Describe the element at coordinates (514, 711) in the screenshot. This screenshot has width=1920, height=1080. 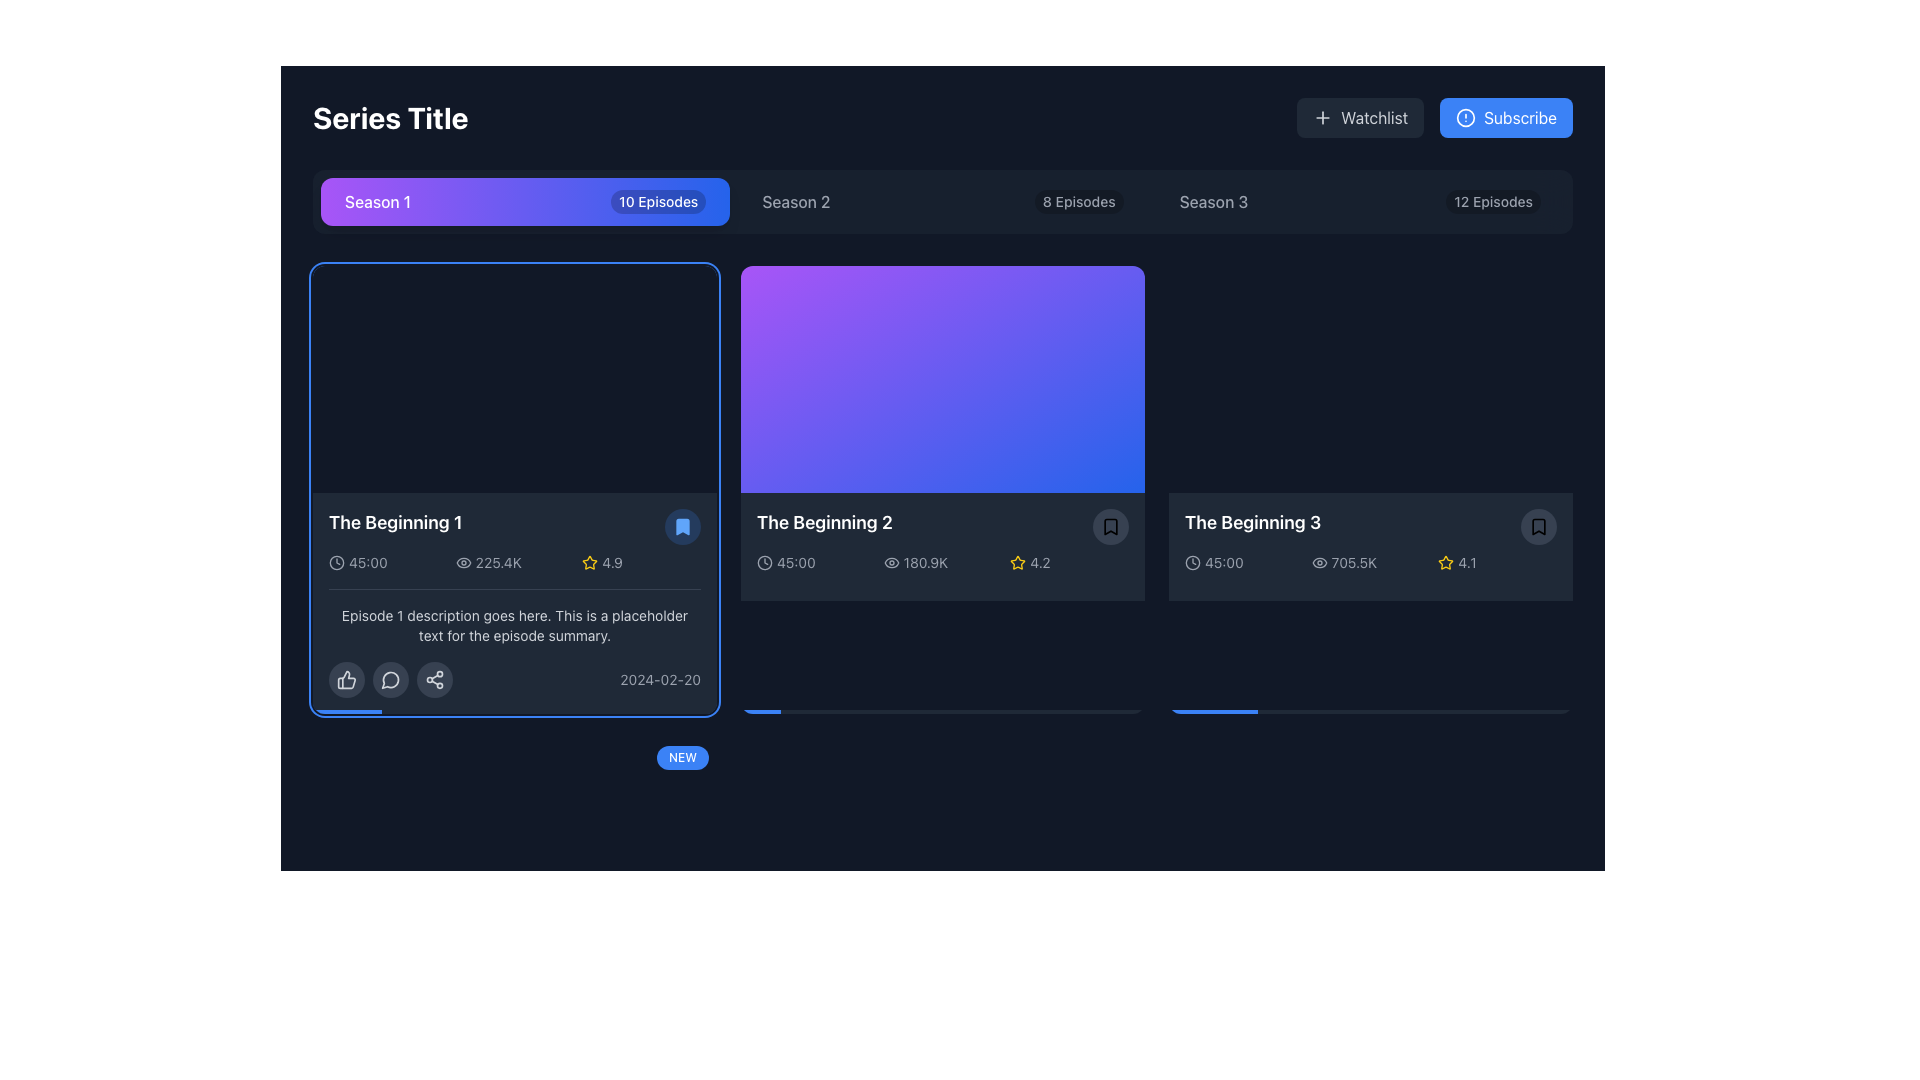
I see `the progress bar located at the bottom of the card-like component that visually represents playback progress` at that location.